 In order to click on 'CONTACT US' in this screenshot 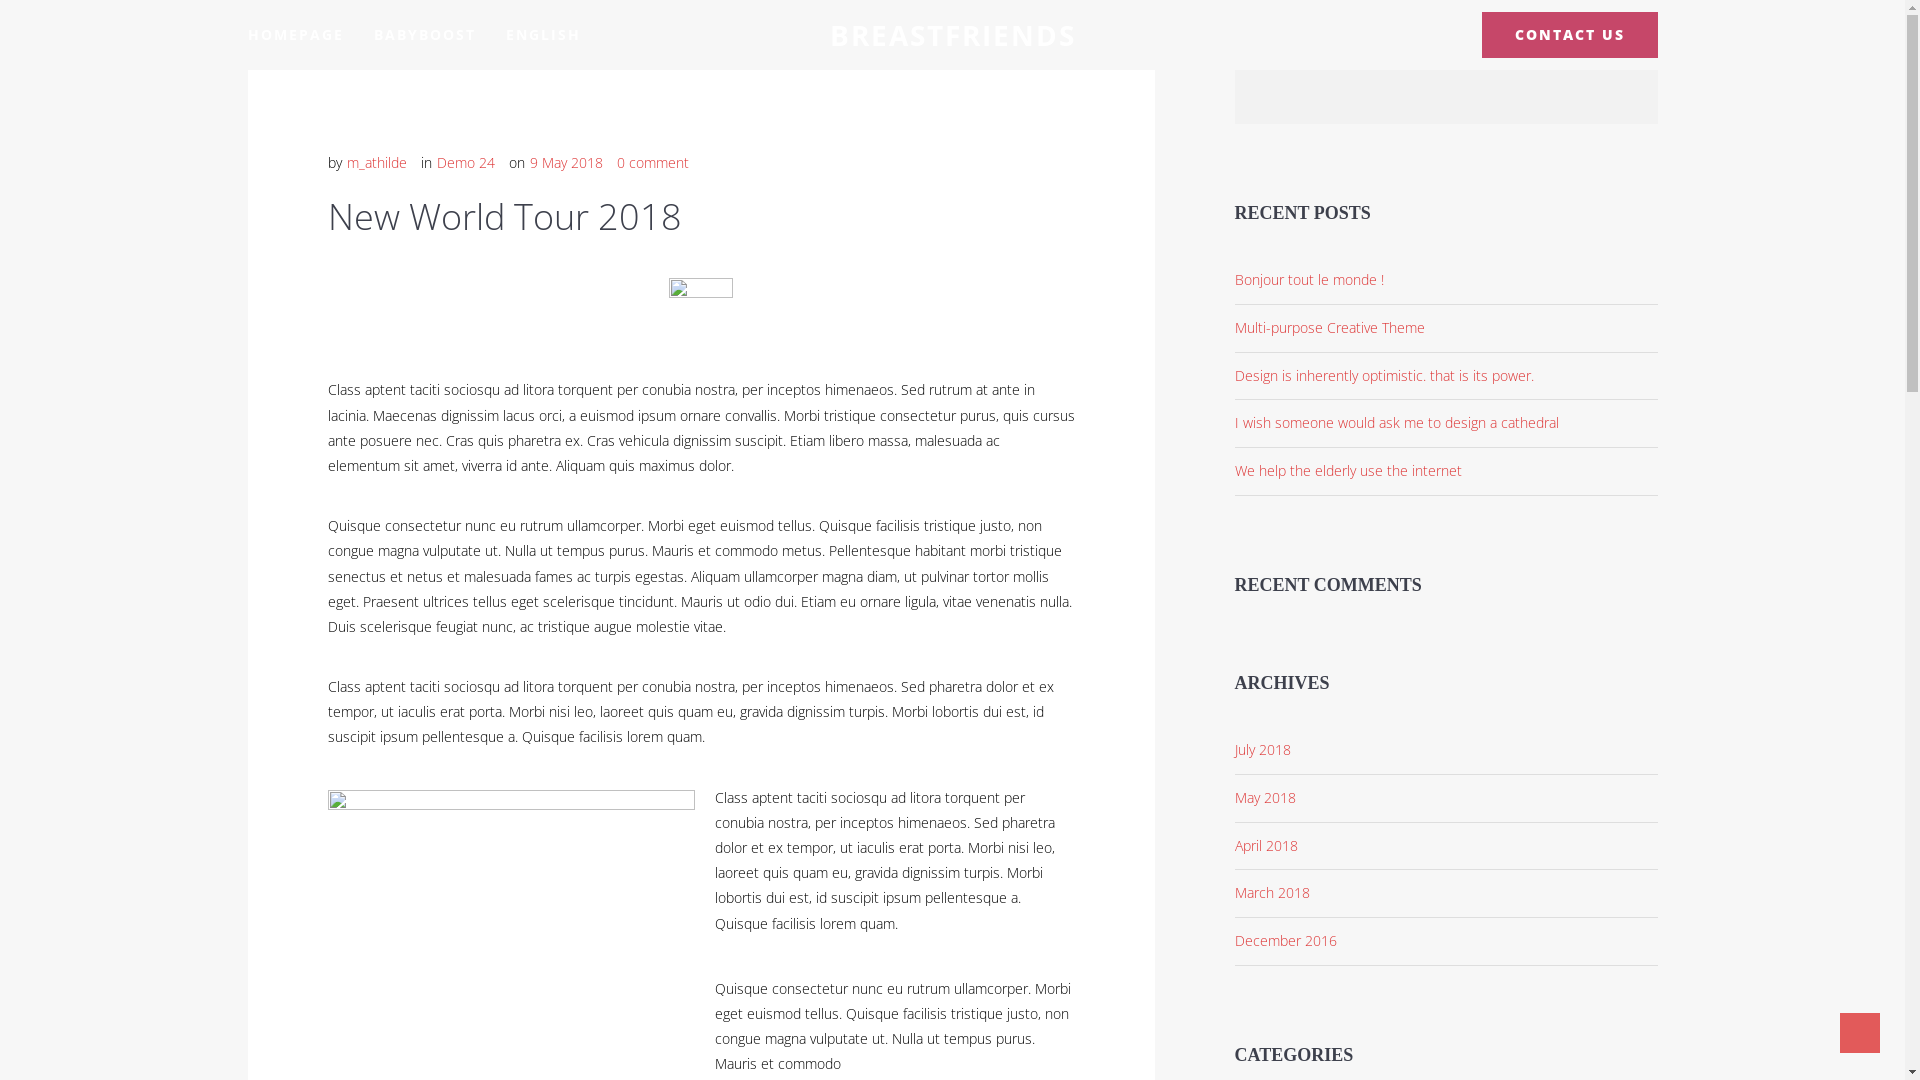, I will do `click(1568, 34)`.